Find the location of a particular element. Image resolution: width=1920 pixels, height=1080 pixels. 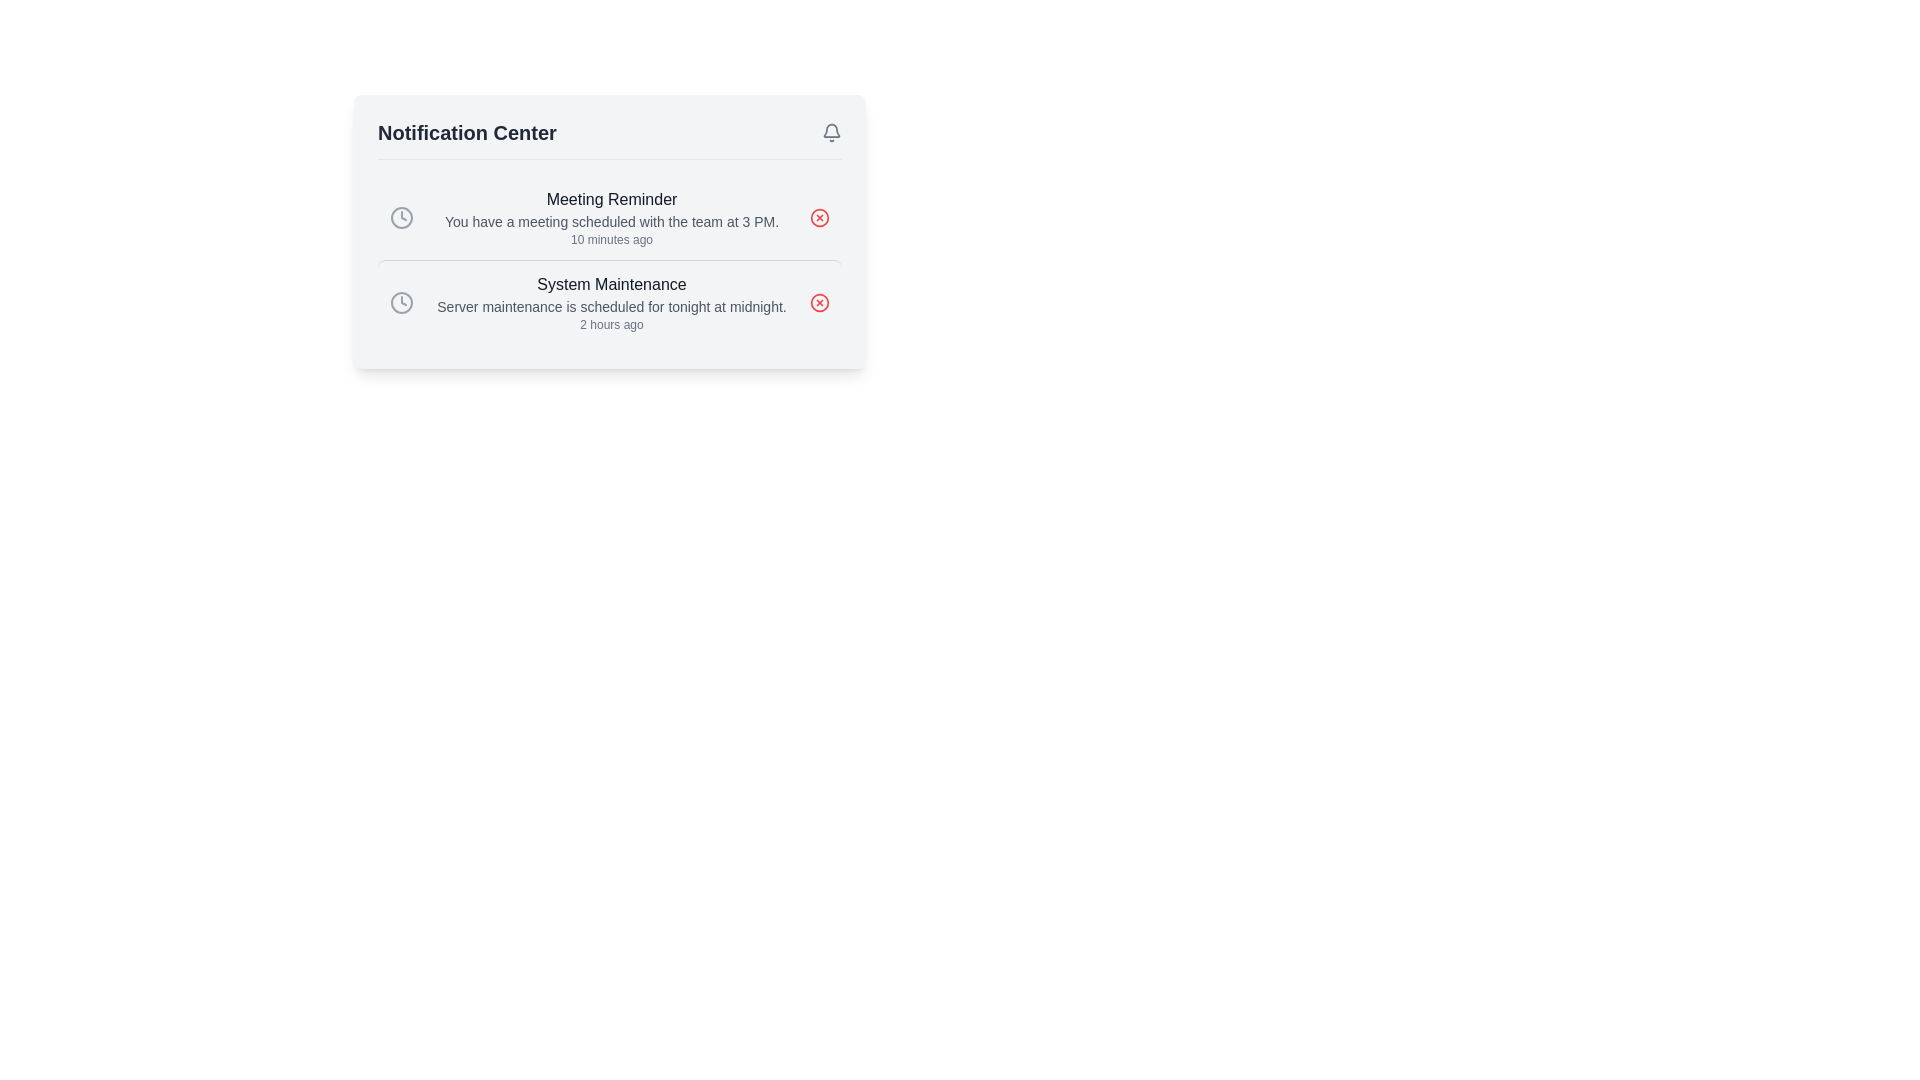

the 'Meeting Reminder' notification icon located to the left of the text in the notification panel is located at coordinates (401, 218).